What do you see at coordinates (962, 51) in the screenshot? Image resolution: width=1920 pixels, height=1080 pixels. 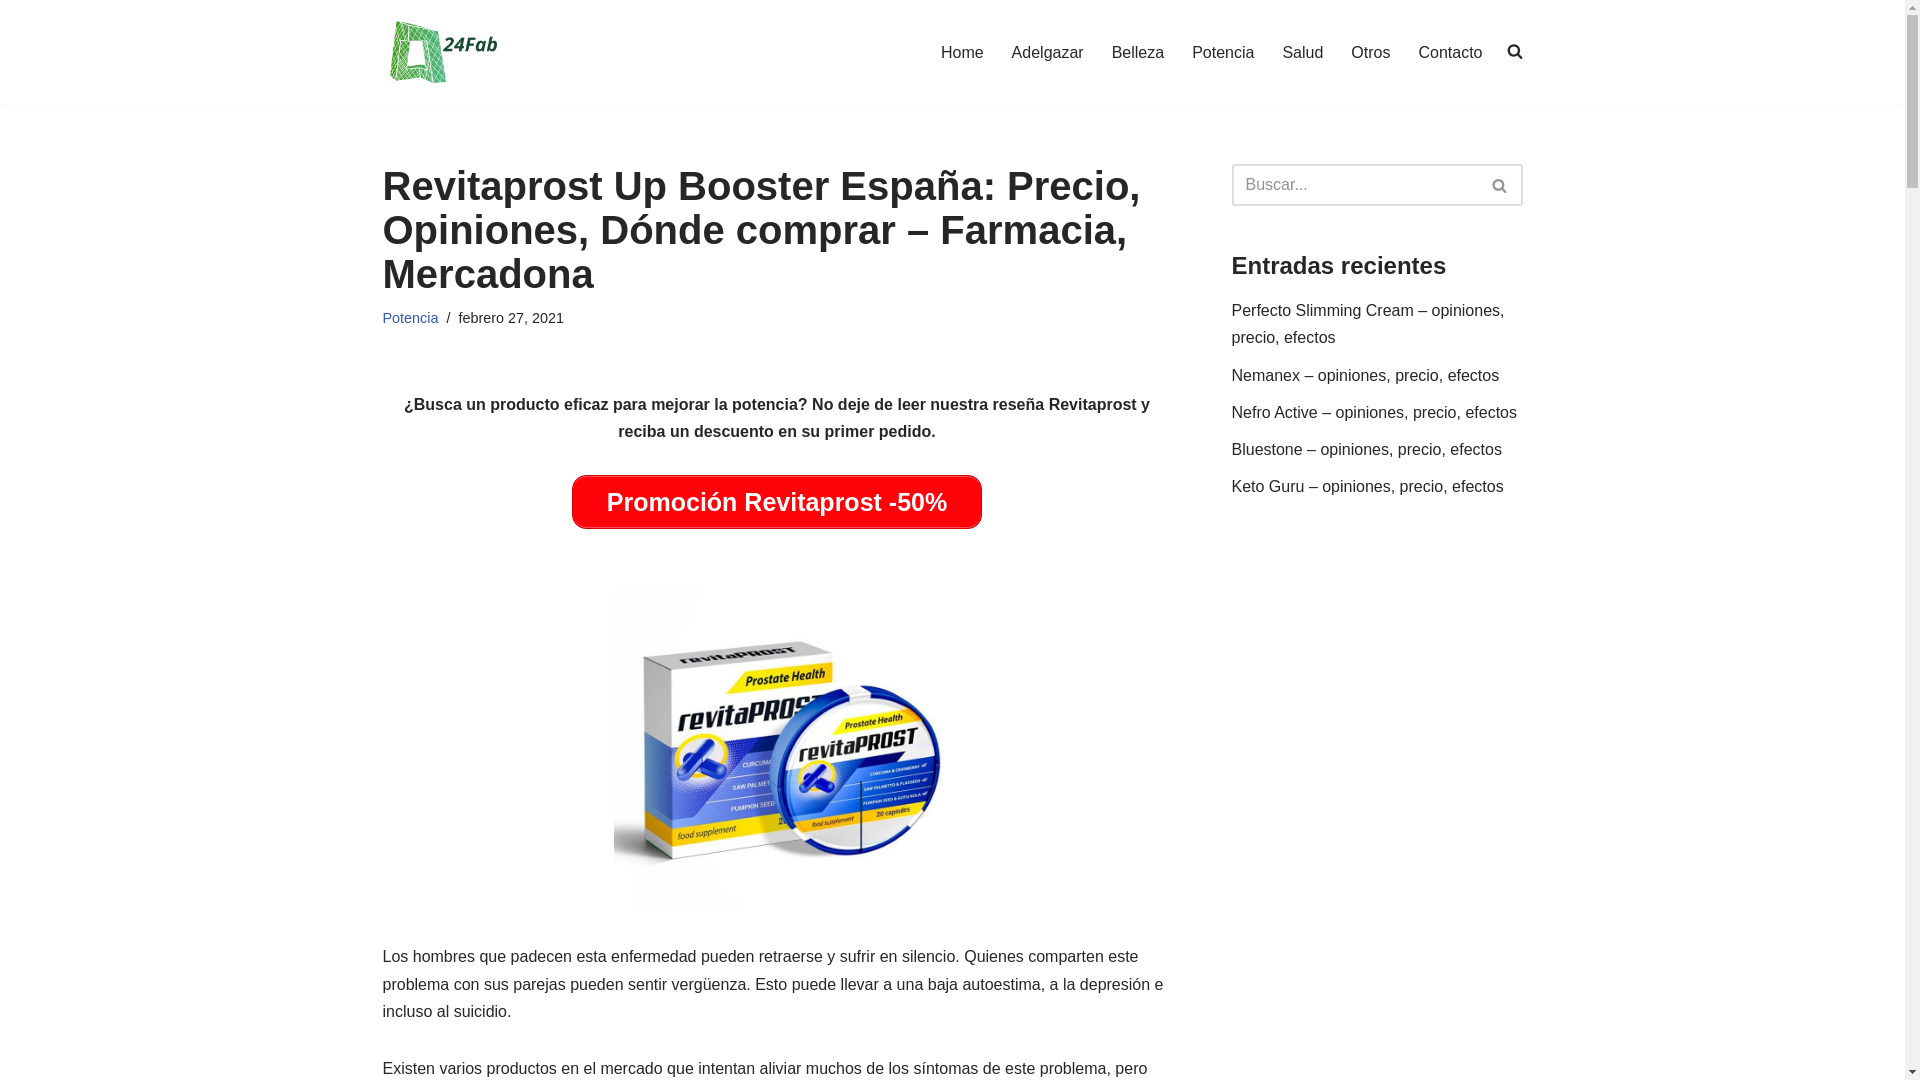 I see `'Home'` at bounding box center [962, 51].